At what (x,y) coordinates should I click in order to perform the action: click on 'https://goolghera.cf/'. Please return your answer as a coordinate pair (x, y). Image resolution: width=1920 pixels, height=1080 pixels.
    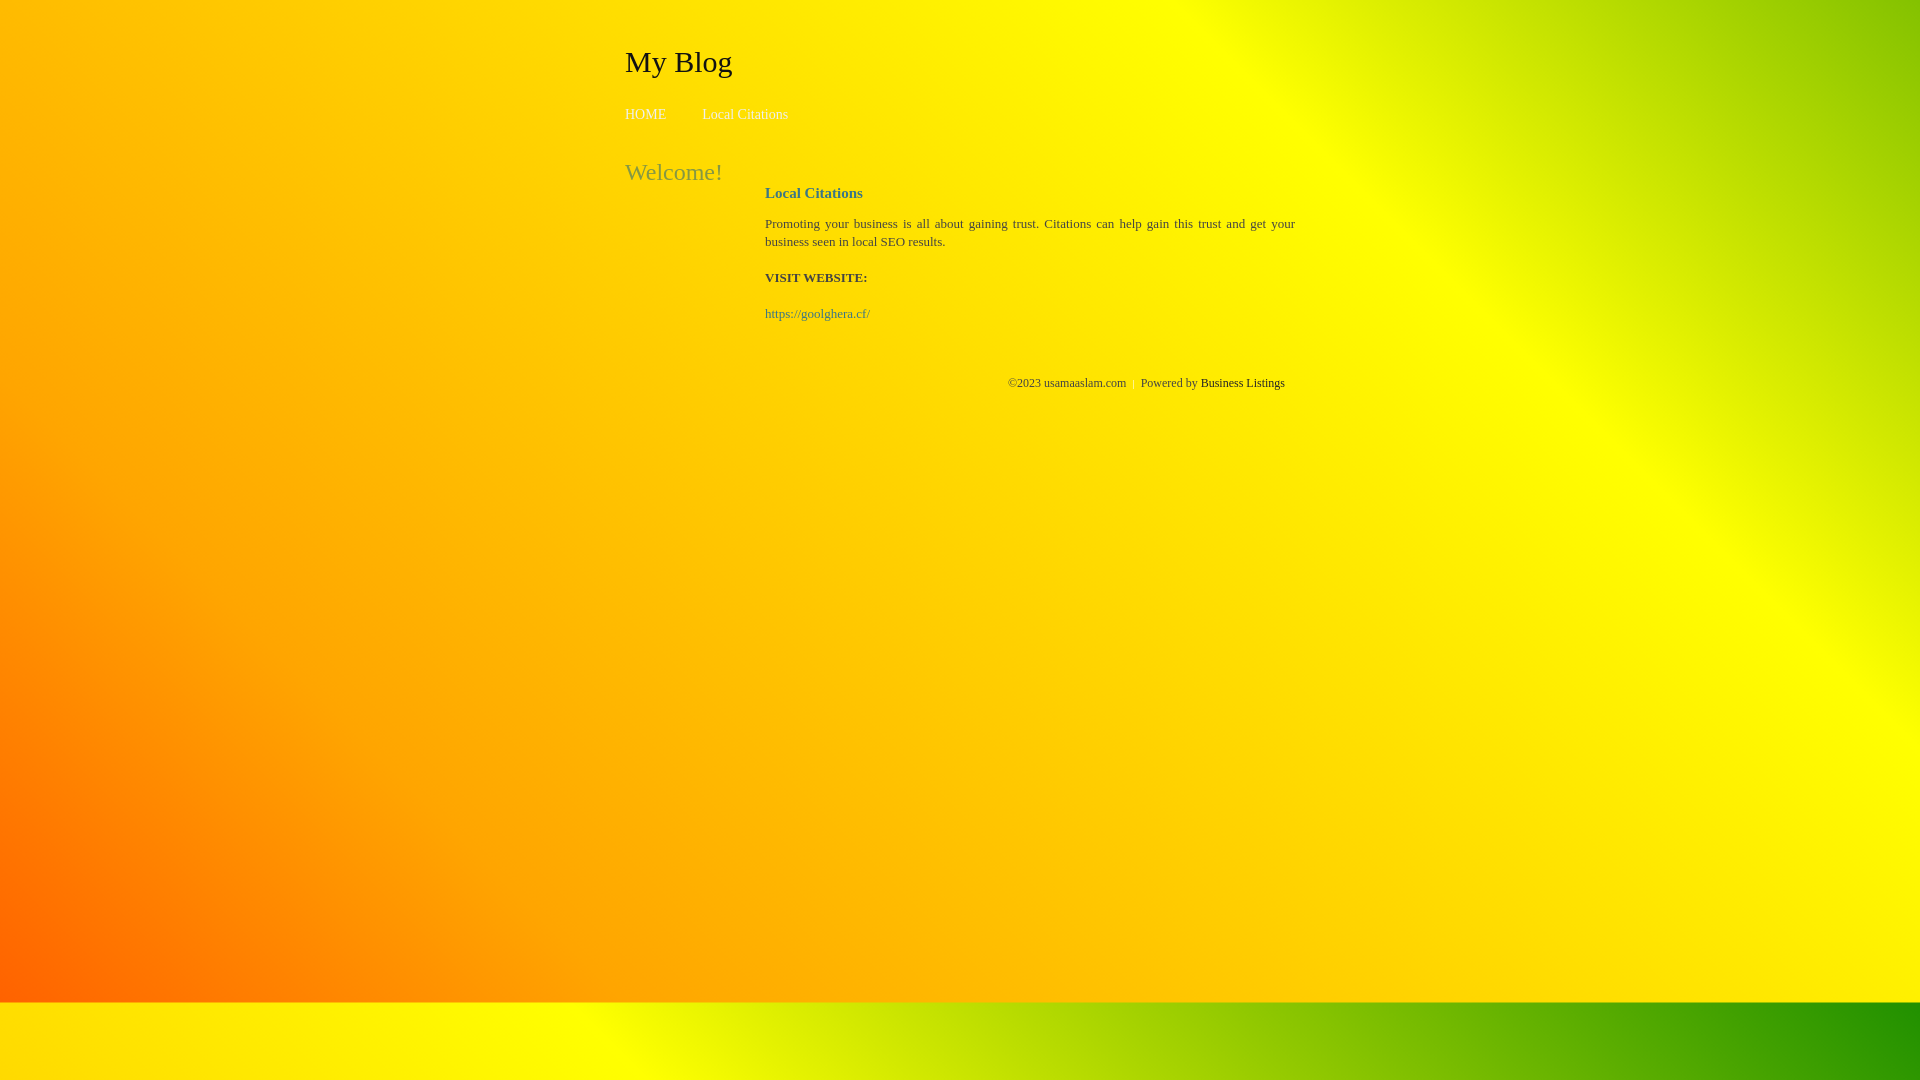
    Looking at the image, I should click on (817, 313).